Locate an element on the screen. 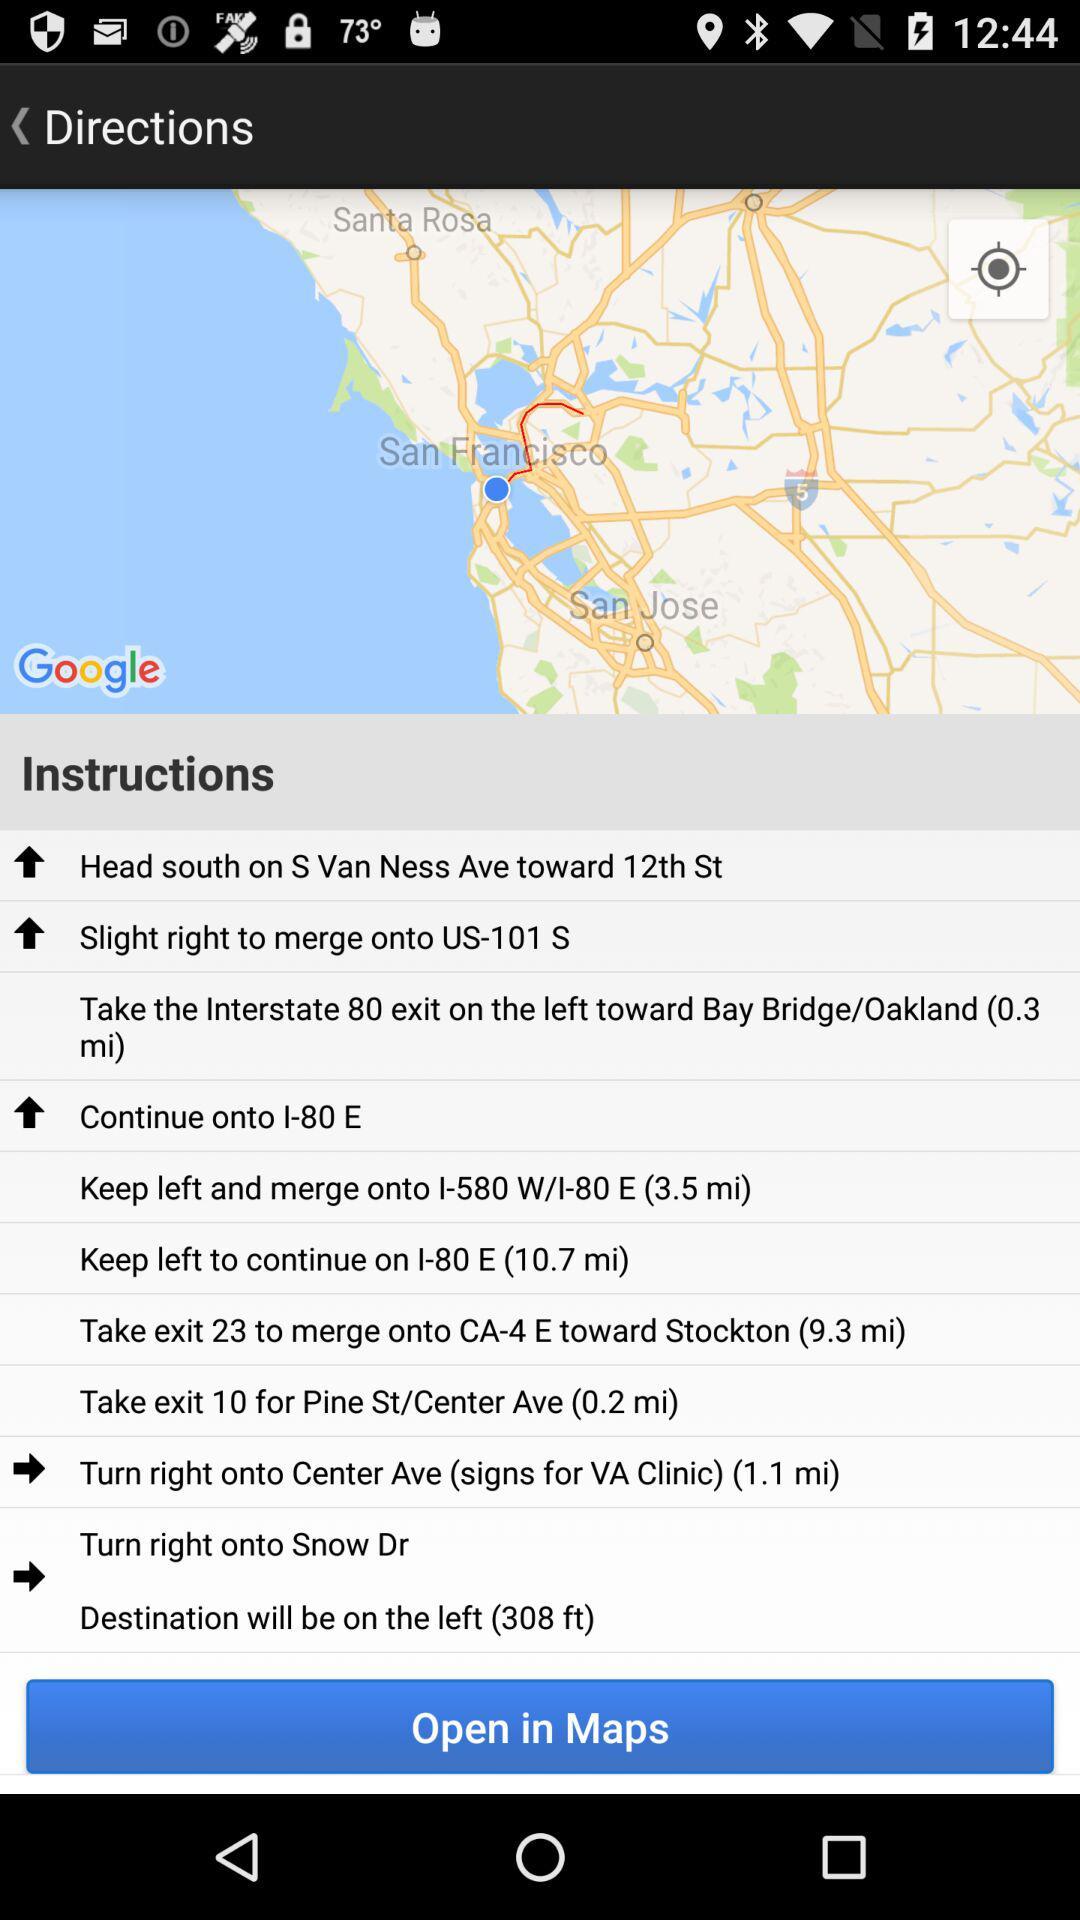  the location_crosshair icon is located at coordinates (998, 288).